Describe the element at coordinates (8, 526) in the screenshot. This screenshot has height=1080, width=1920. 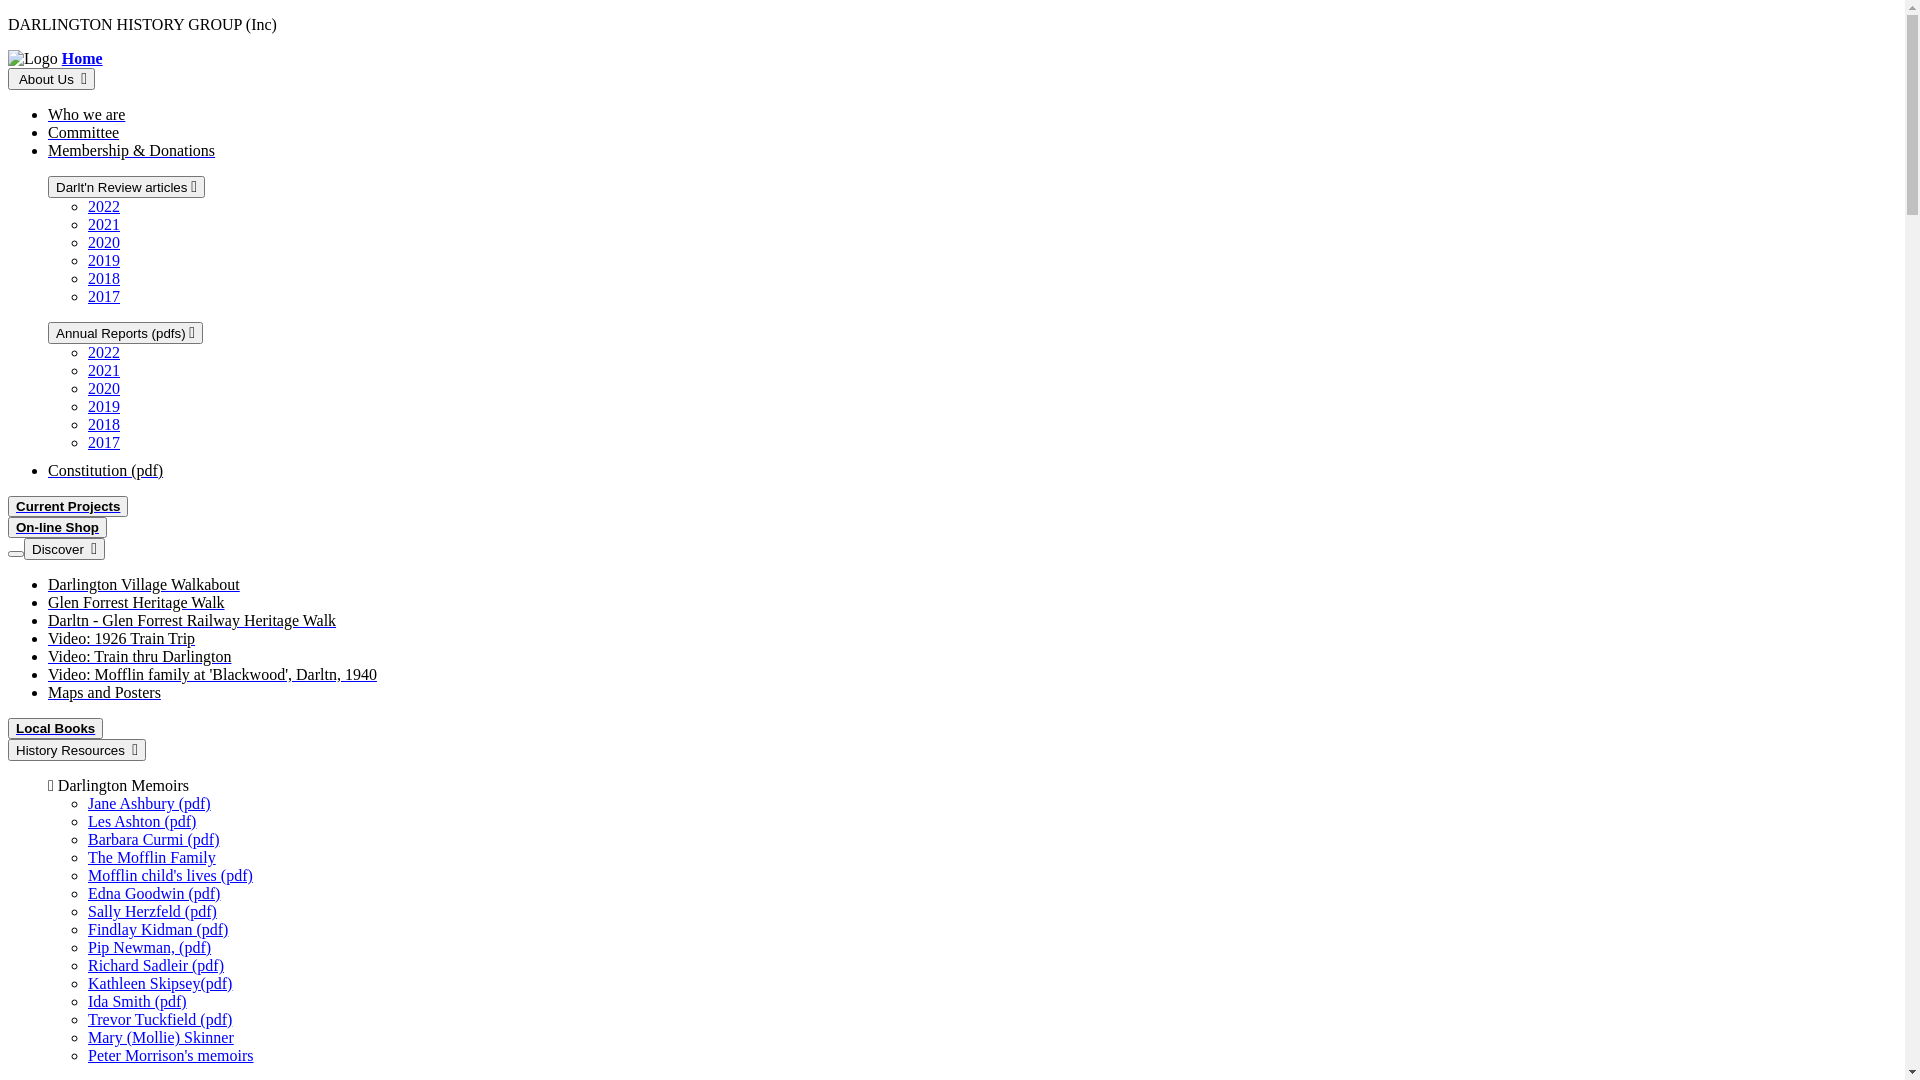
I see `'On-line Shop'` at that location.